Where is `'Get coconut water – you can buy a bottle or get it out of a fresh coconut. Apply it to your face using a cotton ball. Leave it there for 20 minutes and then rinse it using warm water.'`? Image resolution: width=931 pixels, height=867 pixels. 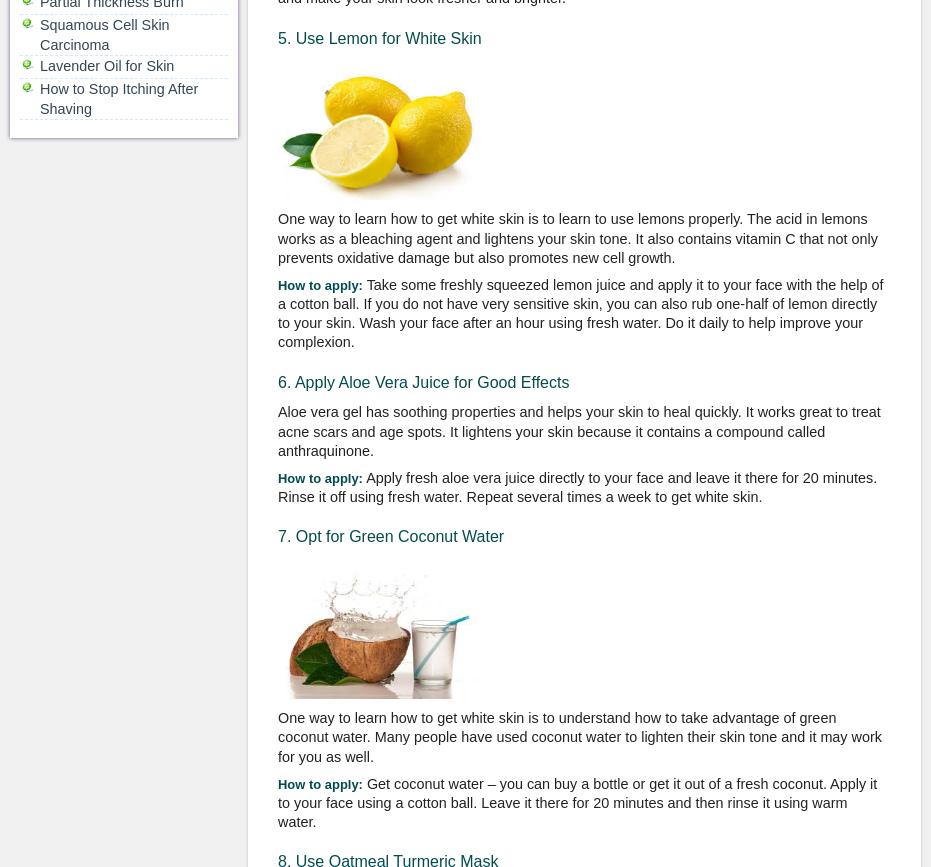
'Get coconut water – you can buy a bottle or get it out of a fresh coconut. Apply it to your face using a cotton ball. Leave it there for 20 minutes and then rinse it using warm water.' is located at coordinates (576, 801).